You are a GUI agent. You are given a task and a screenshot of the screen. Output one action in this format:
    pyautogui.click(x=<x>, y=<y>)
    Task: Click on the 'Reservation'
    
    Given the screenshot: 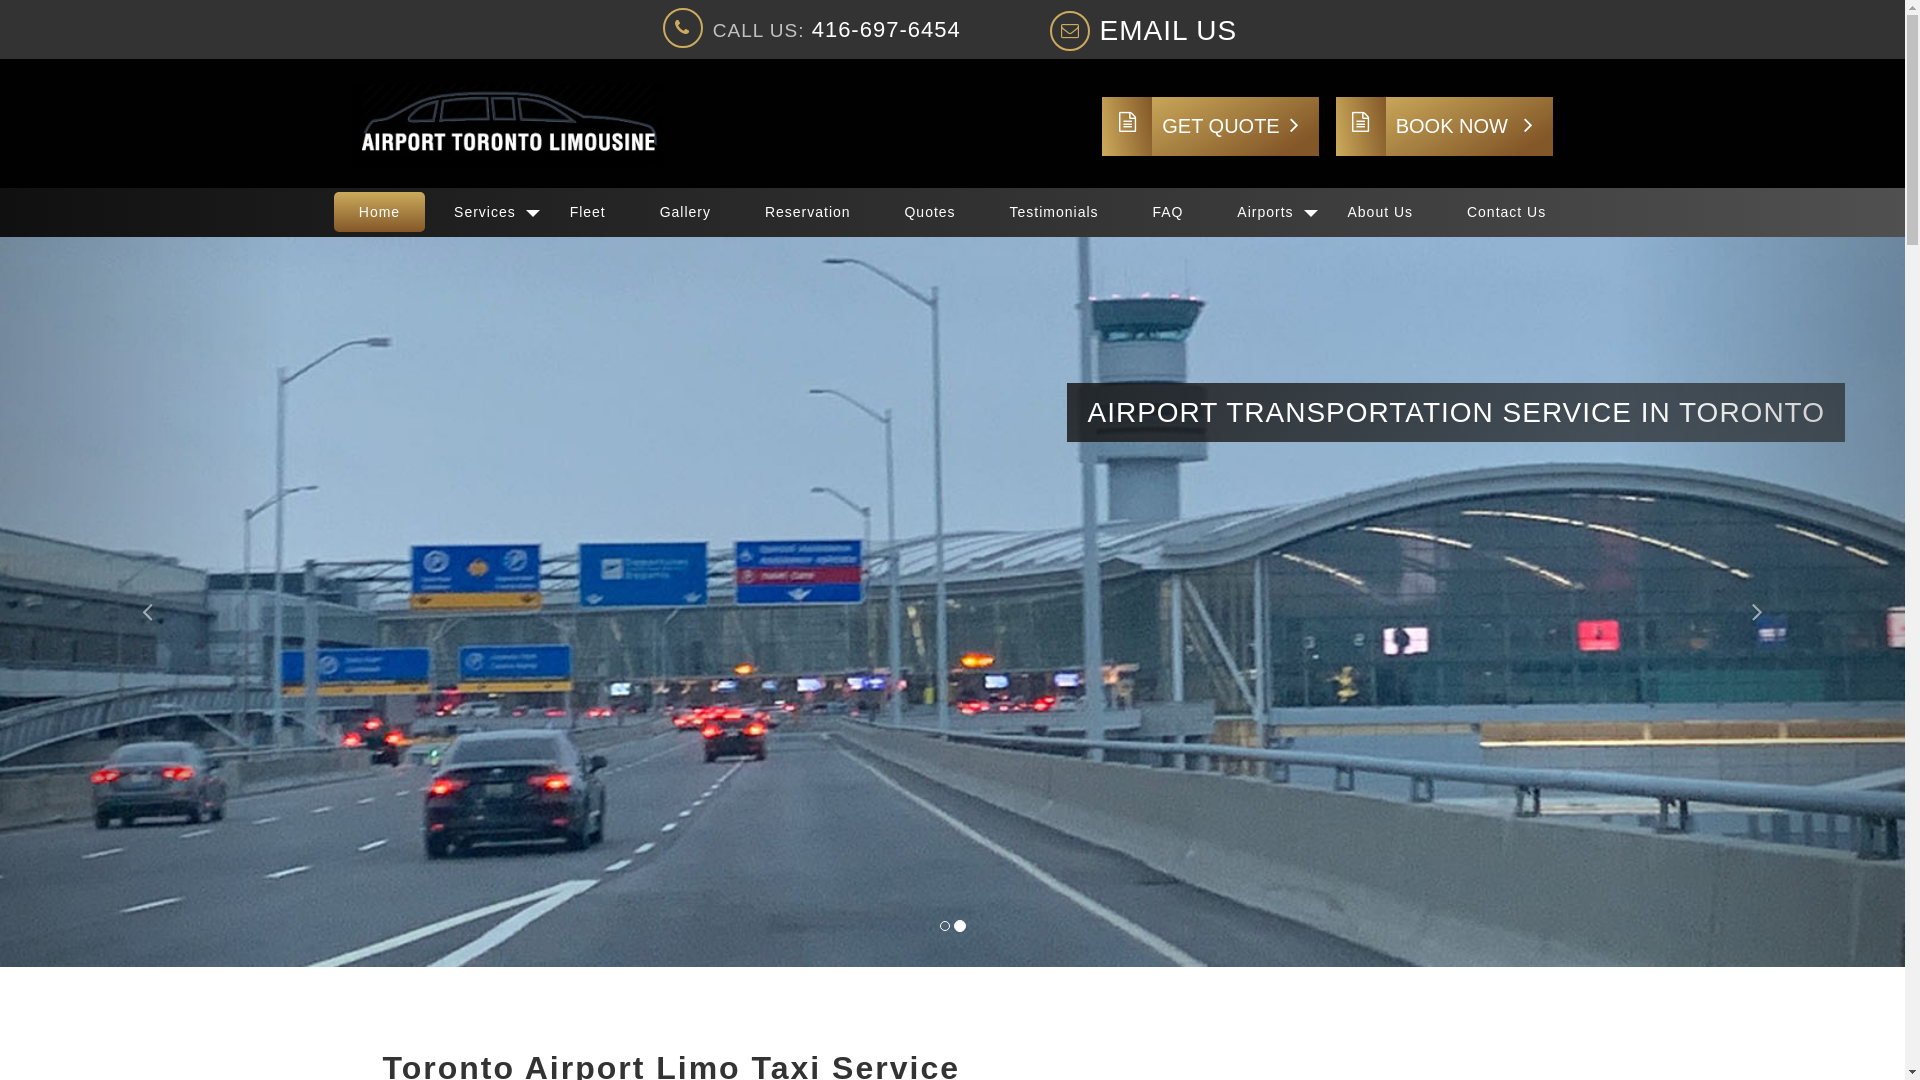 What is the action you would take?
    pyautogui.click(x=807, y=212)
    